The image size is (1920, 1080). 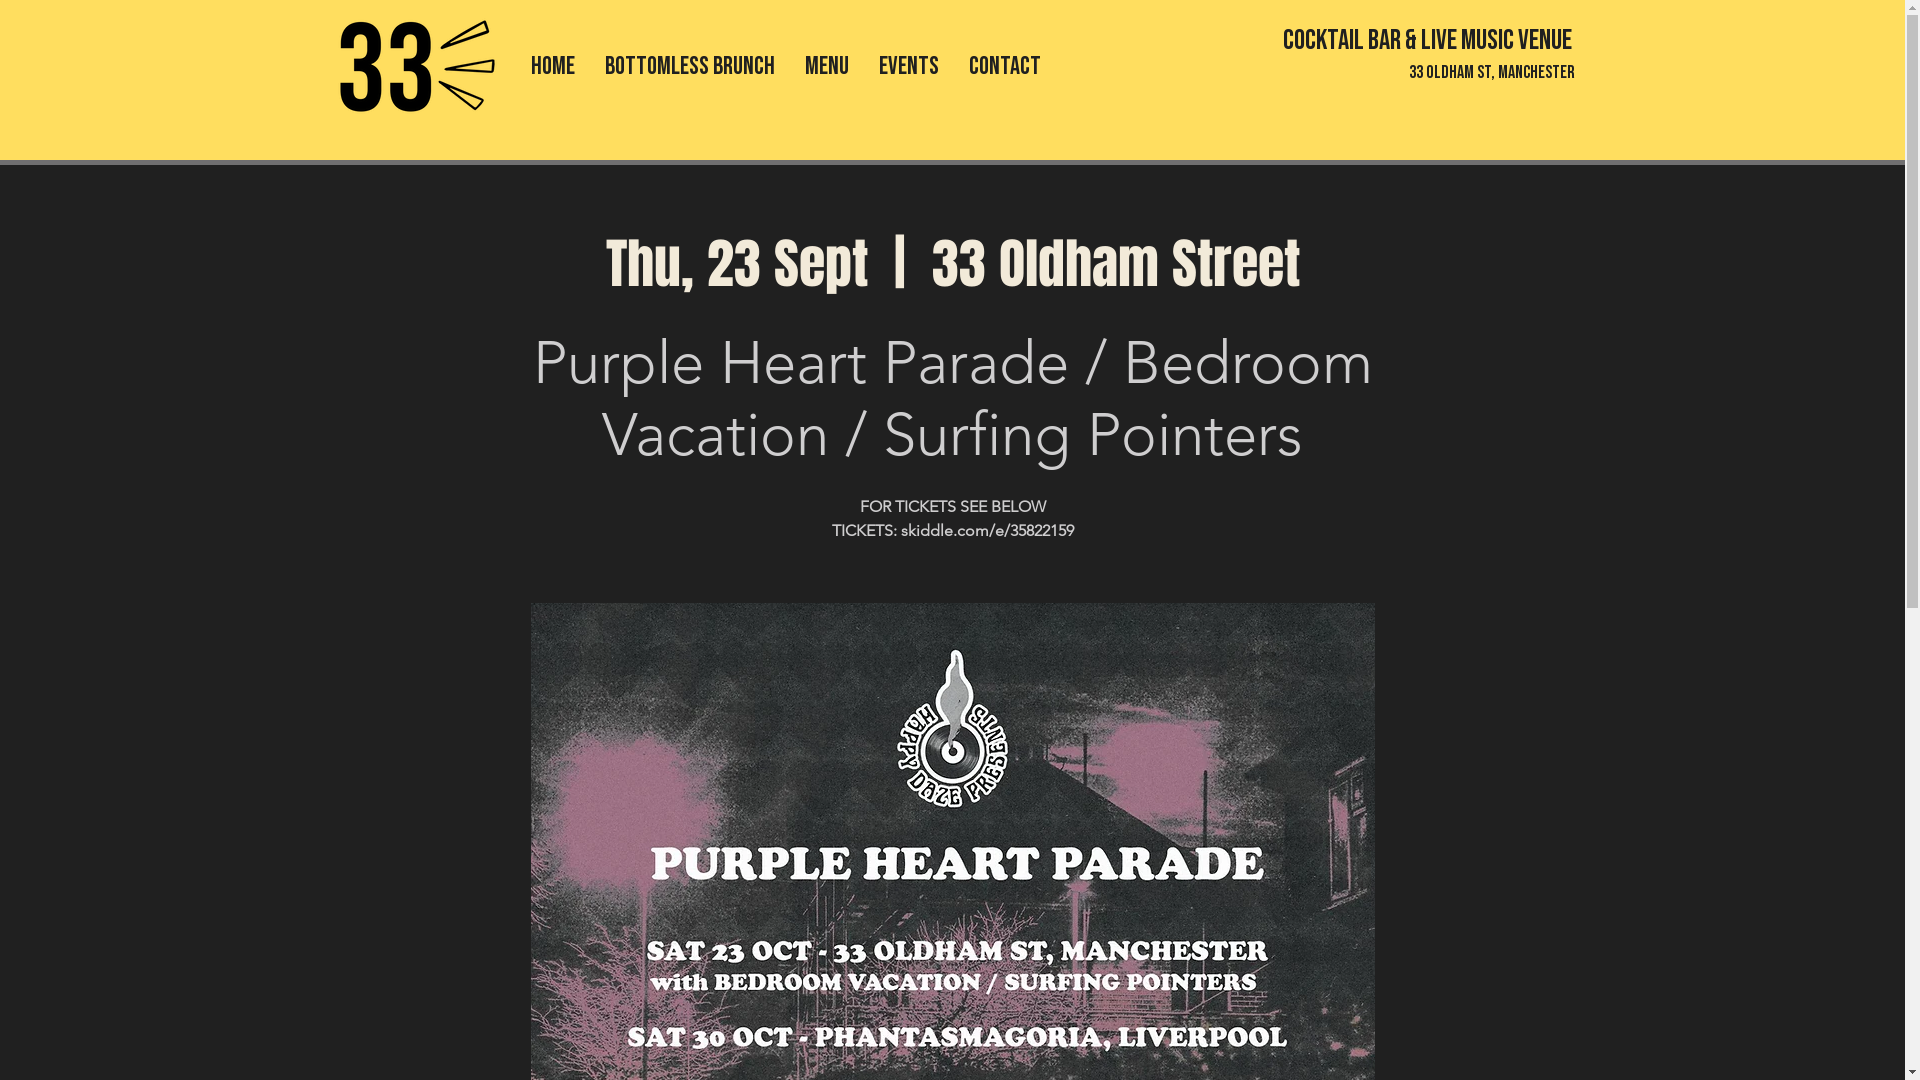 What do you see at coordinates (907, 65) in the screenshot?
I see `'EVENTS'` at bounding box center [907, 65].